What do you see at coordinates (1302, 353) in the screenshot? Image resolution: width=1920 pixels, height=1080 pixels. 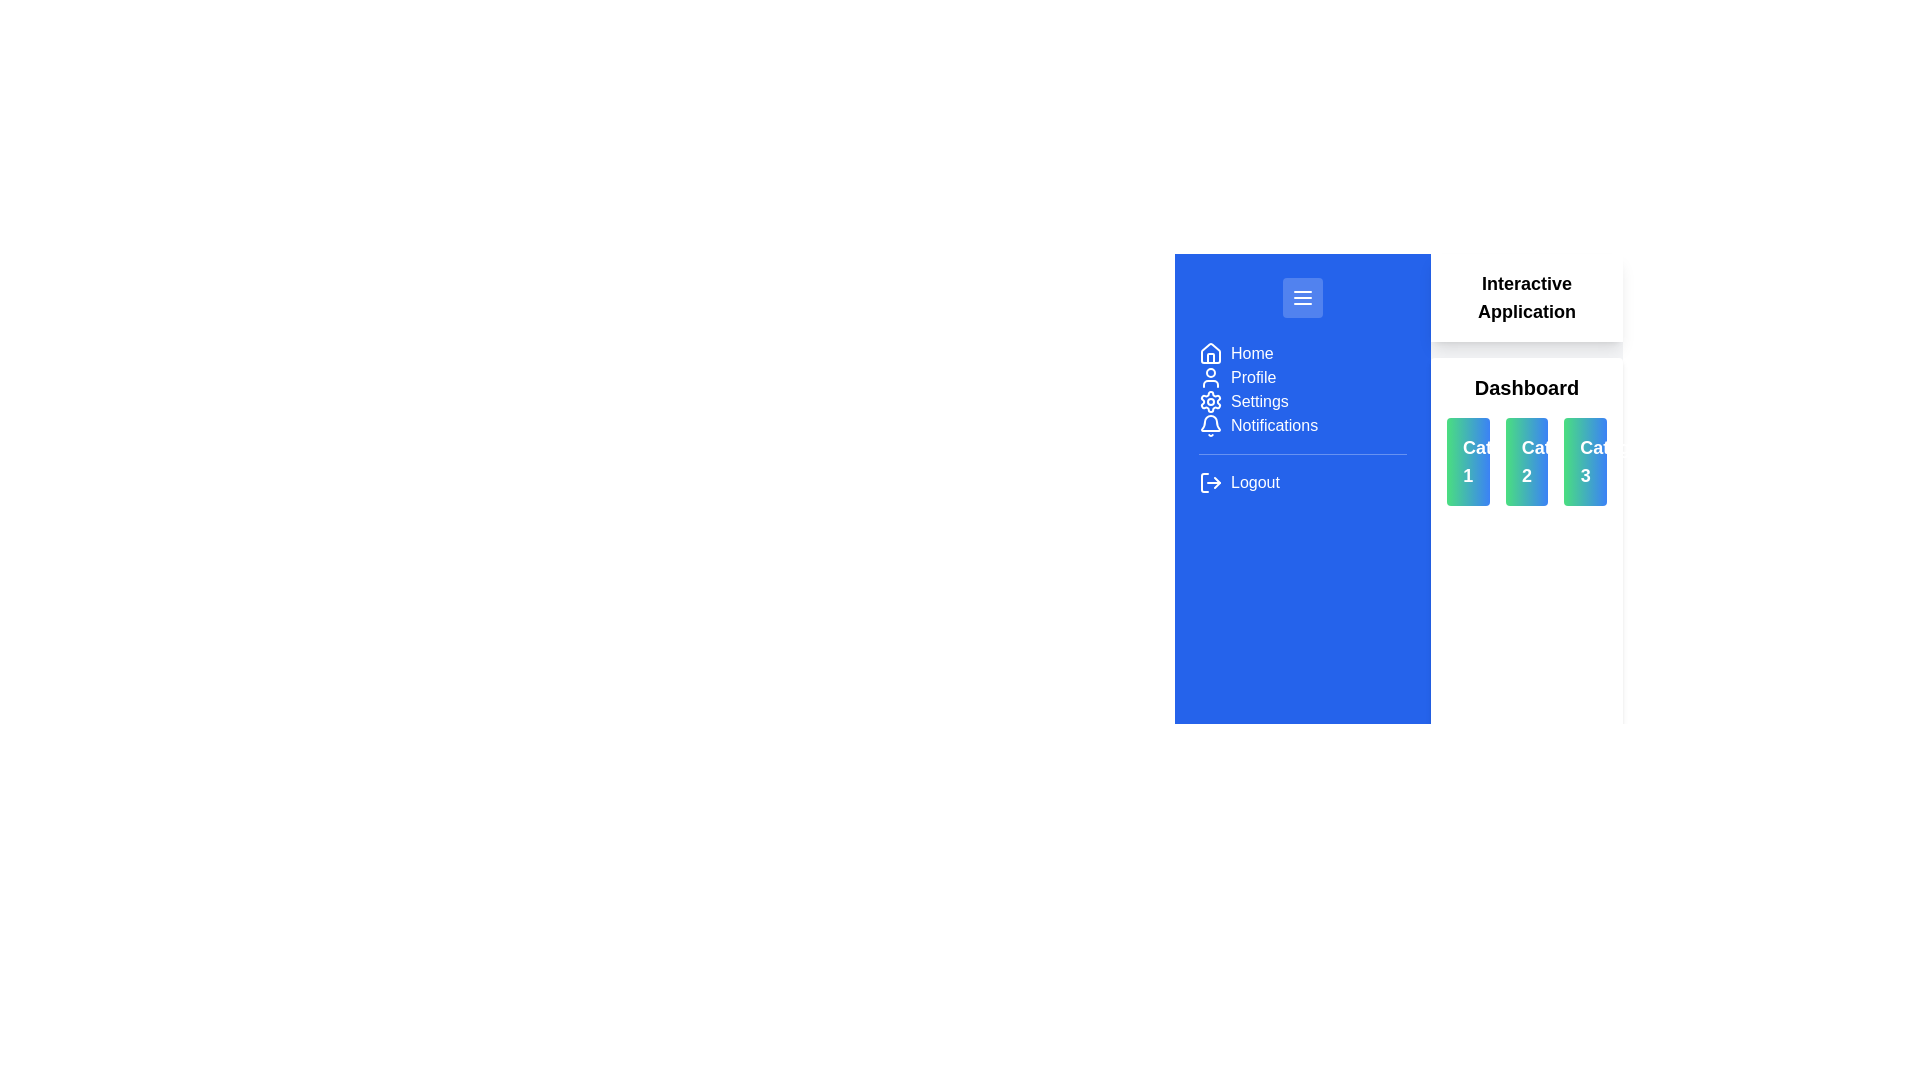 I see `the navigational menu item at the top of the vertical navigation menu` at bounding box center [1302, 353].